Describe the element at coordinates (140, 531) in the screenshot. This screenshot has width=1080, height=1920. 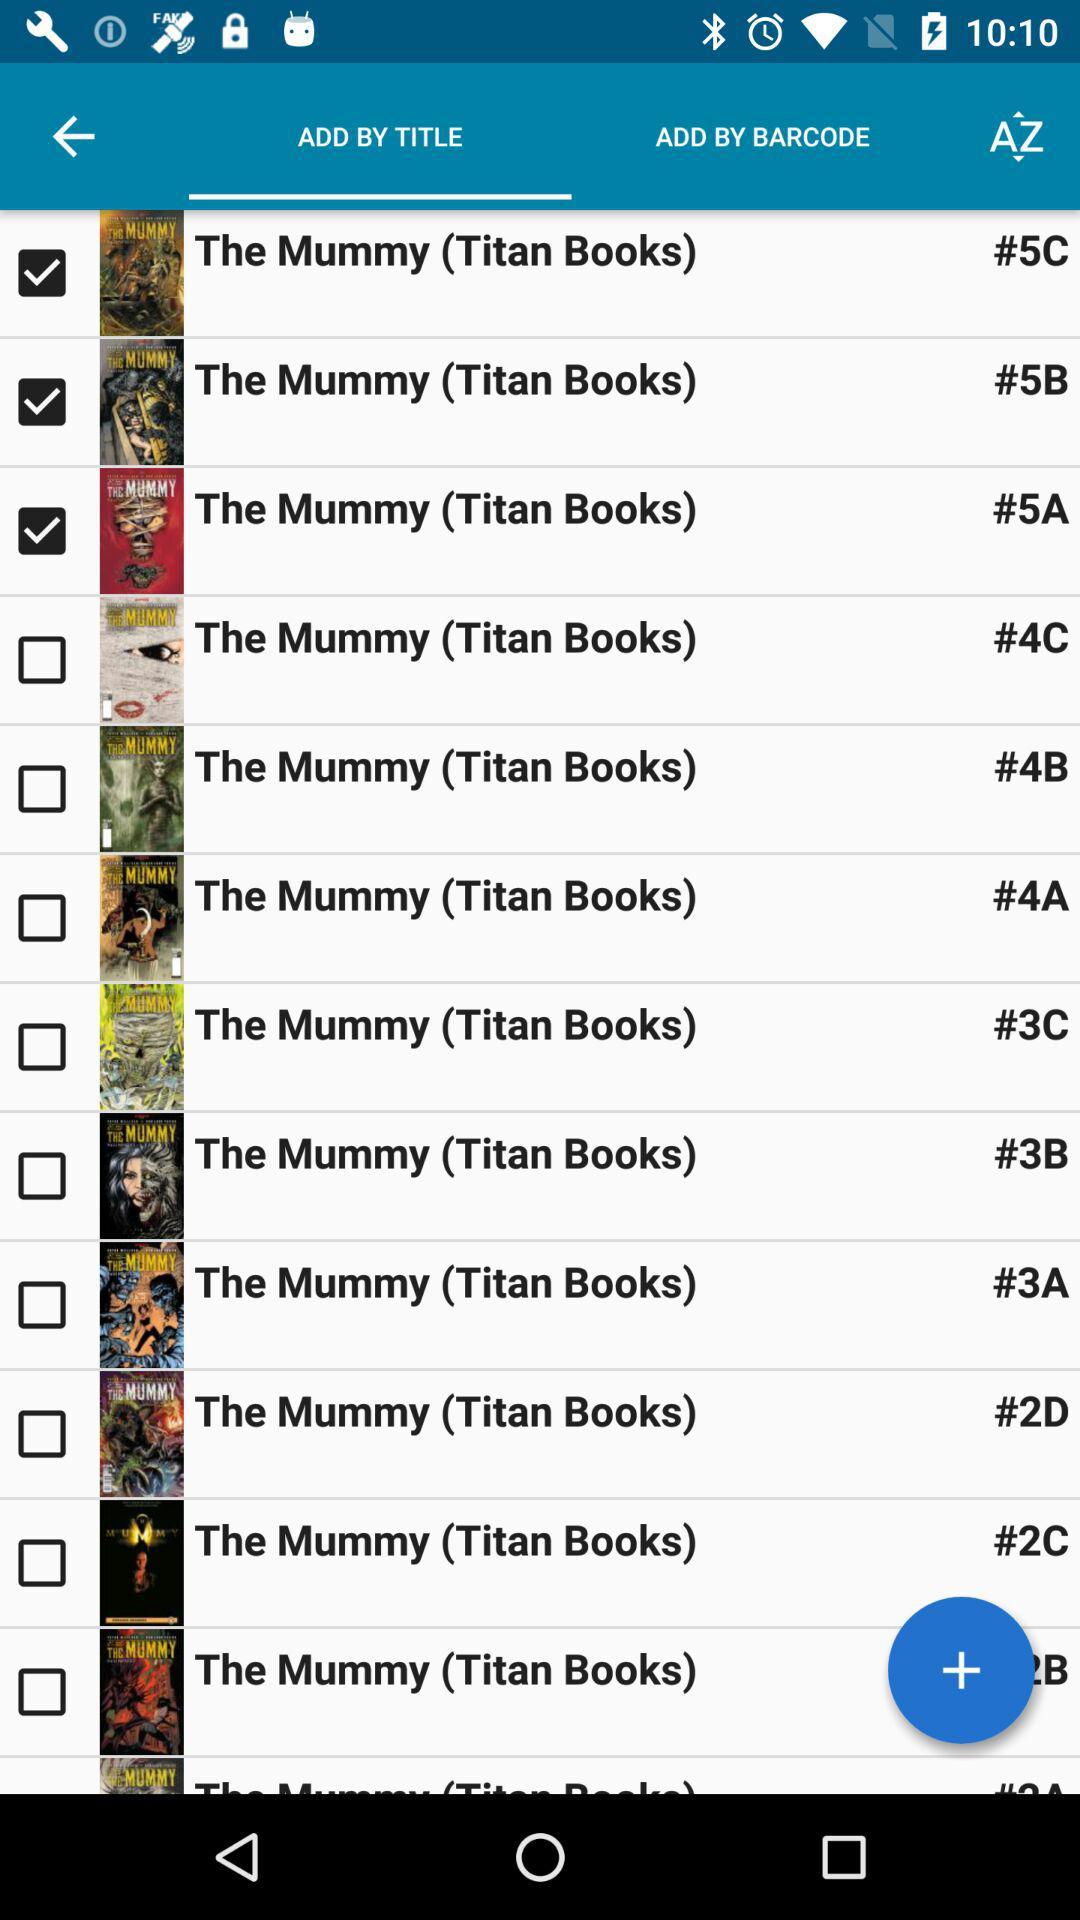
I see `photo` at that location.